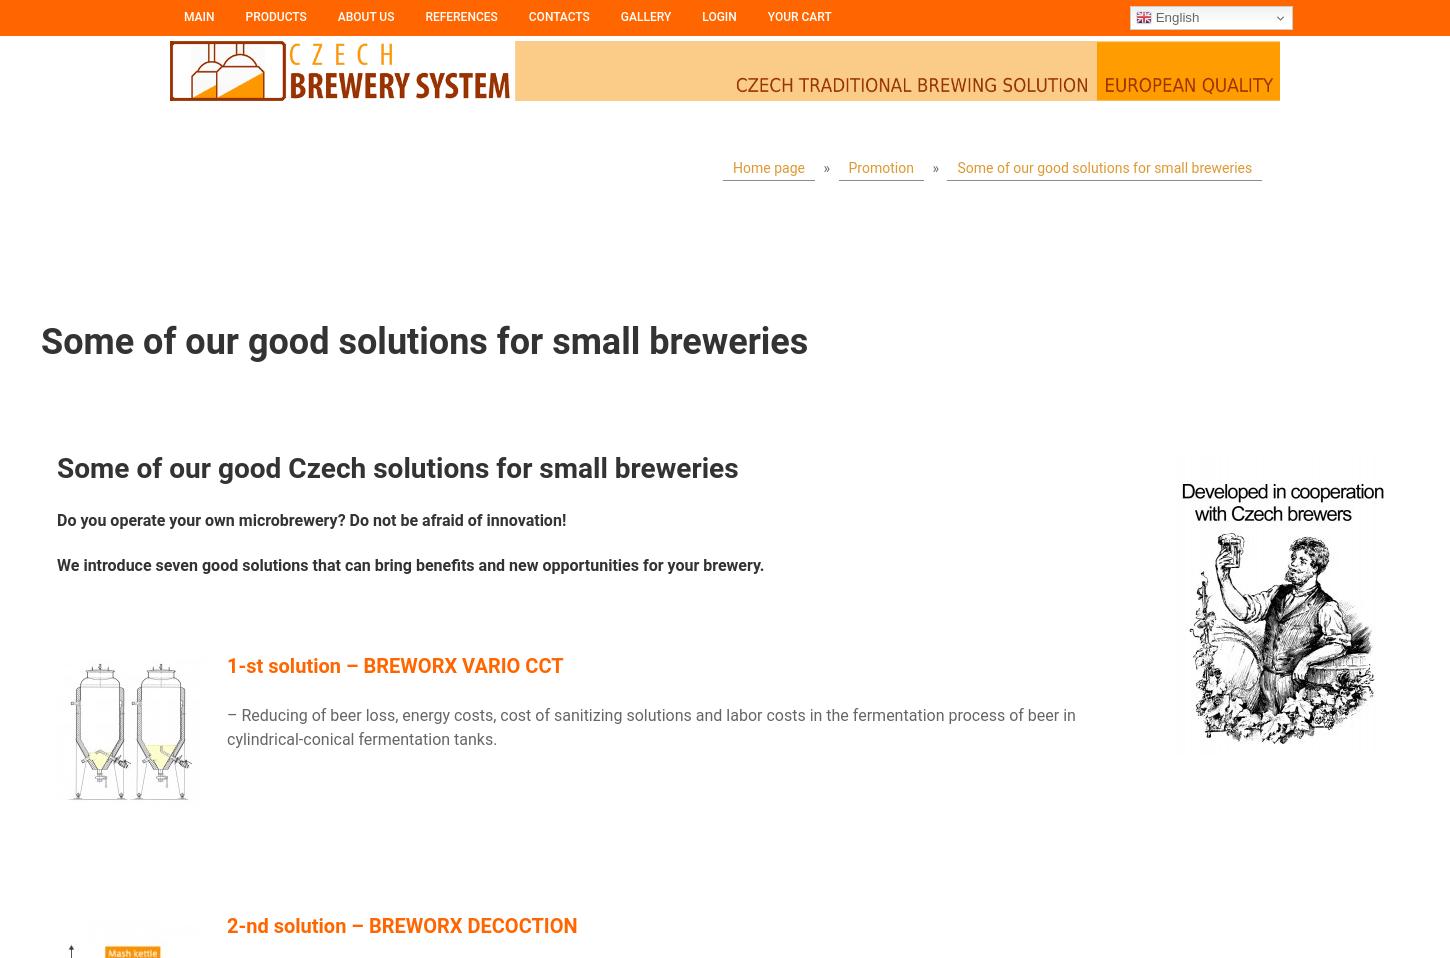 This screenshot has height=958, width=1450. I want to click on 'Login', so click(718, 15).